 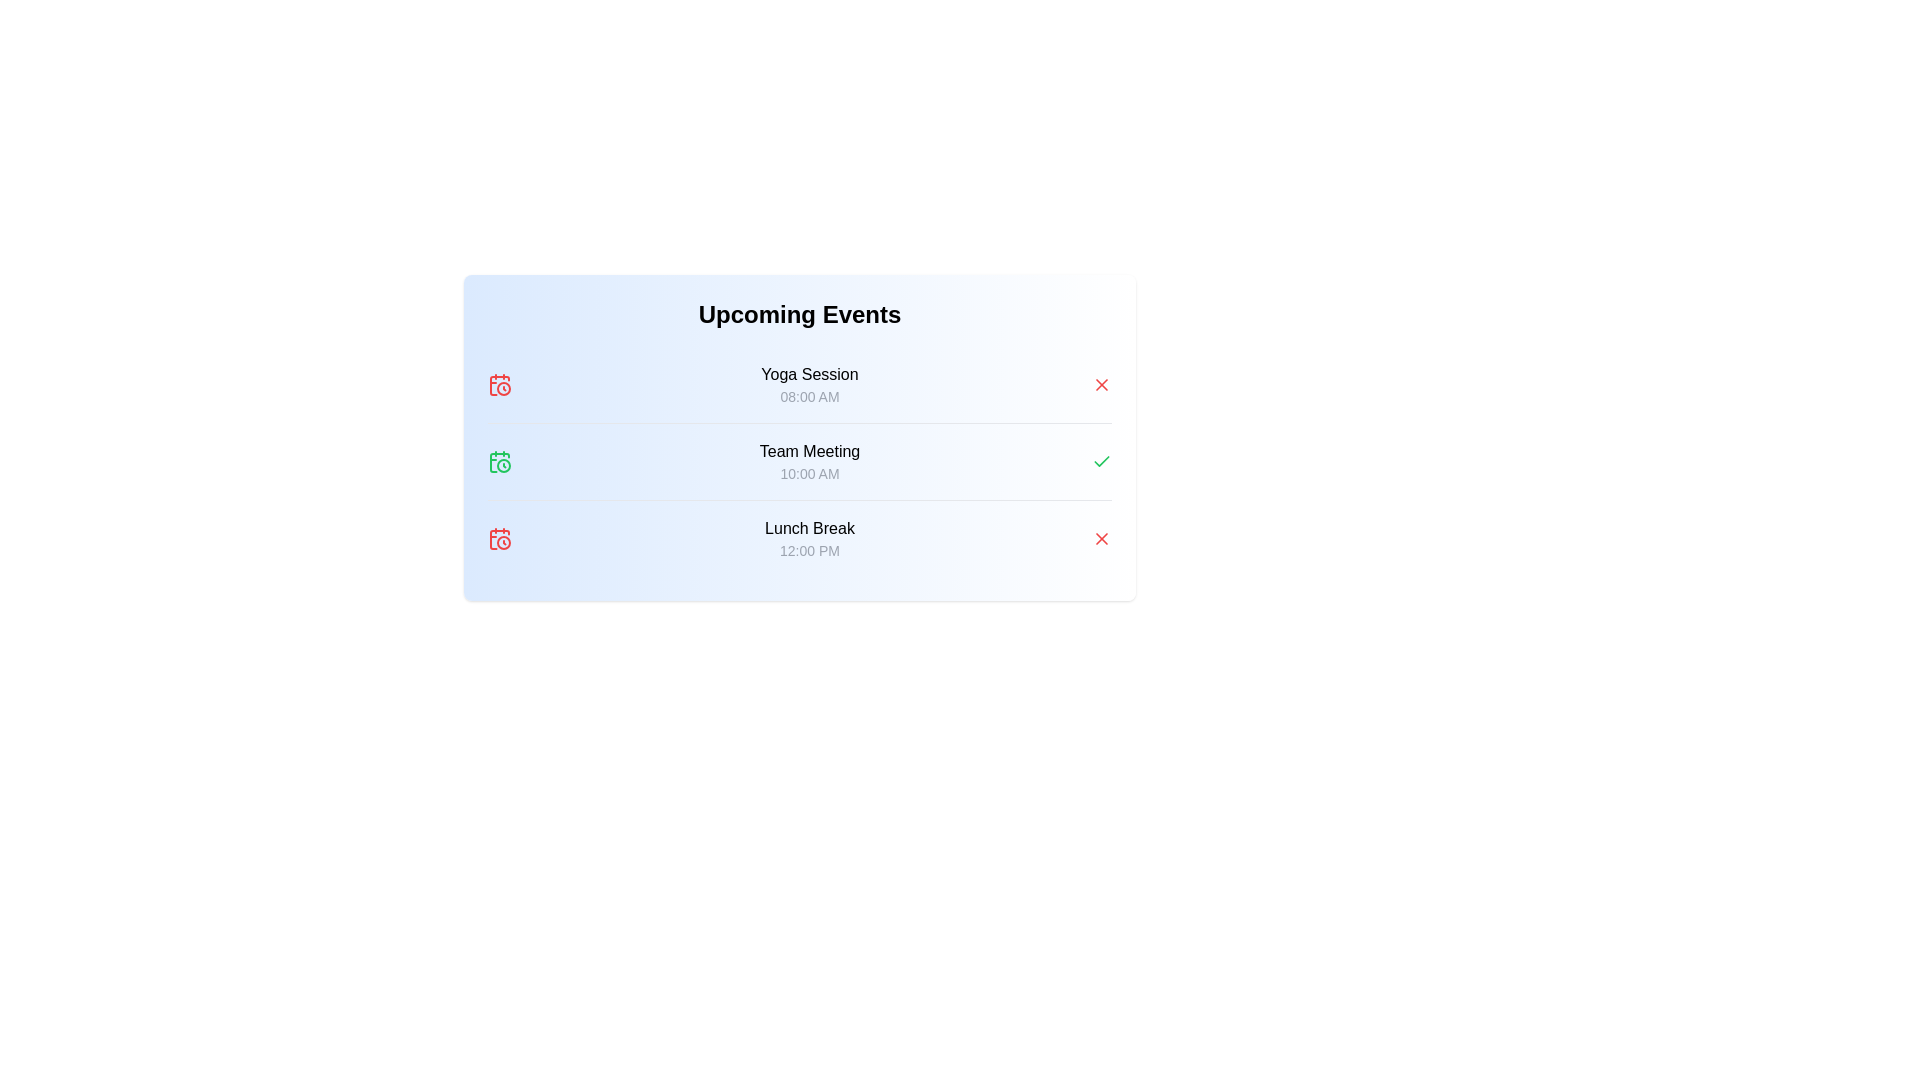 I want to click on the icon representing a scheduled activity, located to the left of the 'Lunch Break' entry in the list of upcoming events, so click(x=499, y=538).